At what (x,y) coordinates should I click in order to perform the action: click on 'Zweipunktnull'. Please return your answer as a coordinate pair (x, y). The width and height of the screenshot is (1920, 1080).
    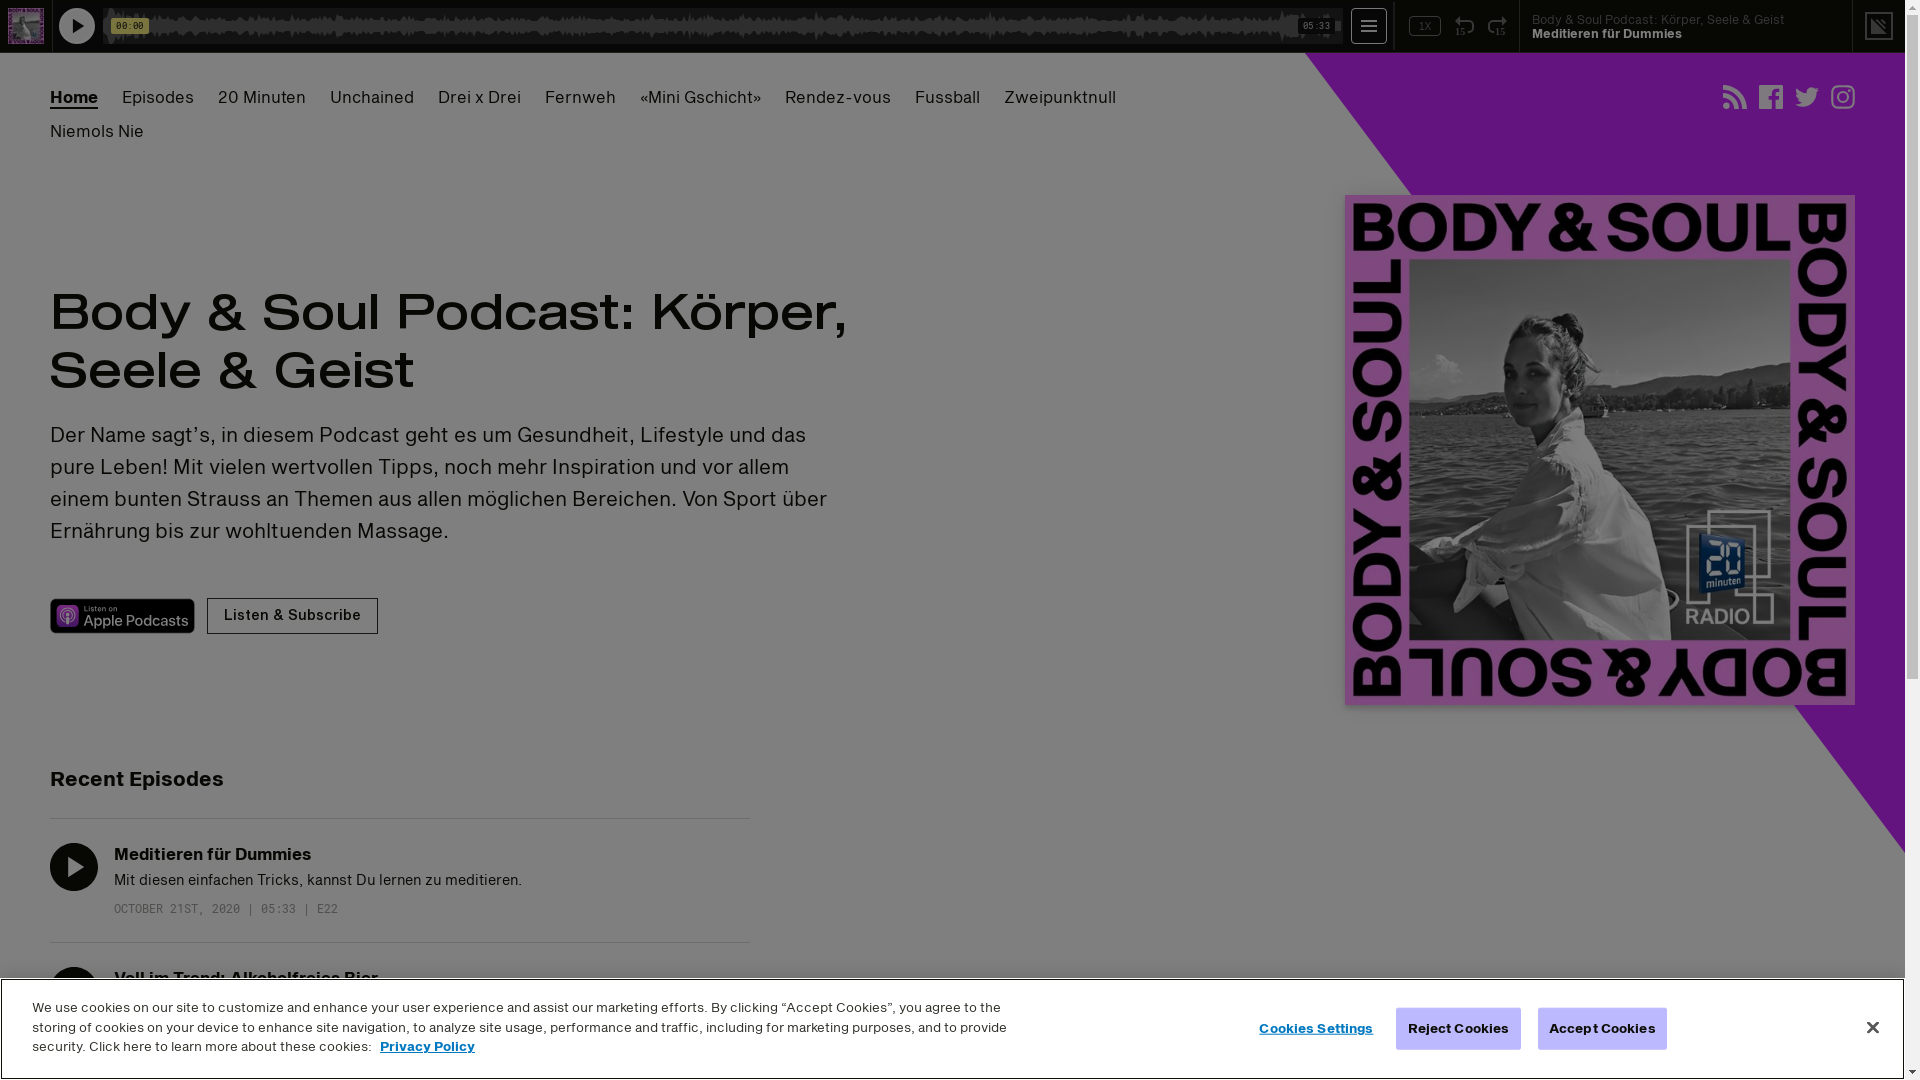
    Looking at the image, I should click on (1003, 96).